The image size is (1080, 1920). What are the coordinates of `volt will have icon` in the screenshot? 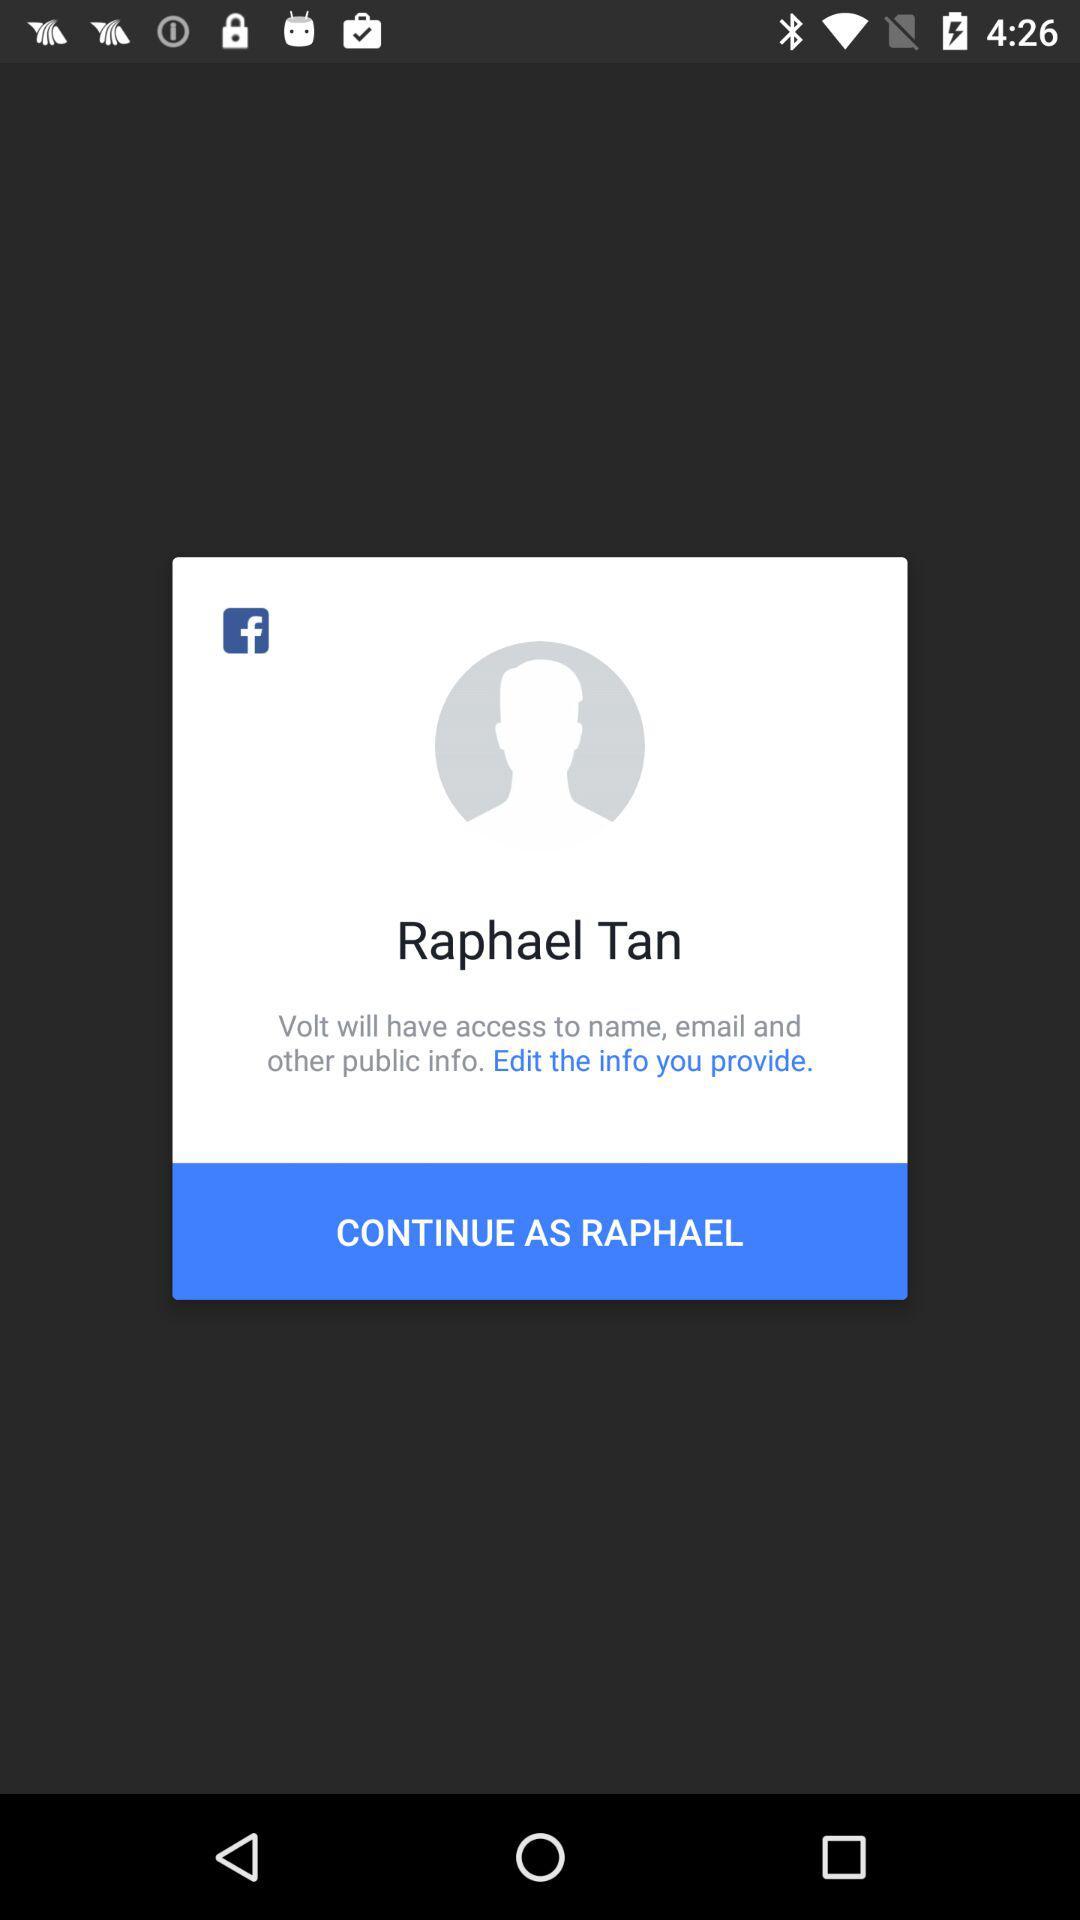 It's located at (540, 1041).